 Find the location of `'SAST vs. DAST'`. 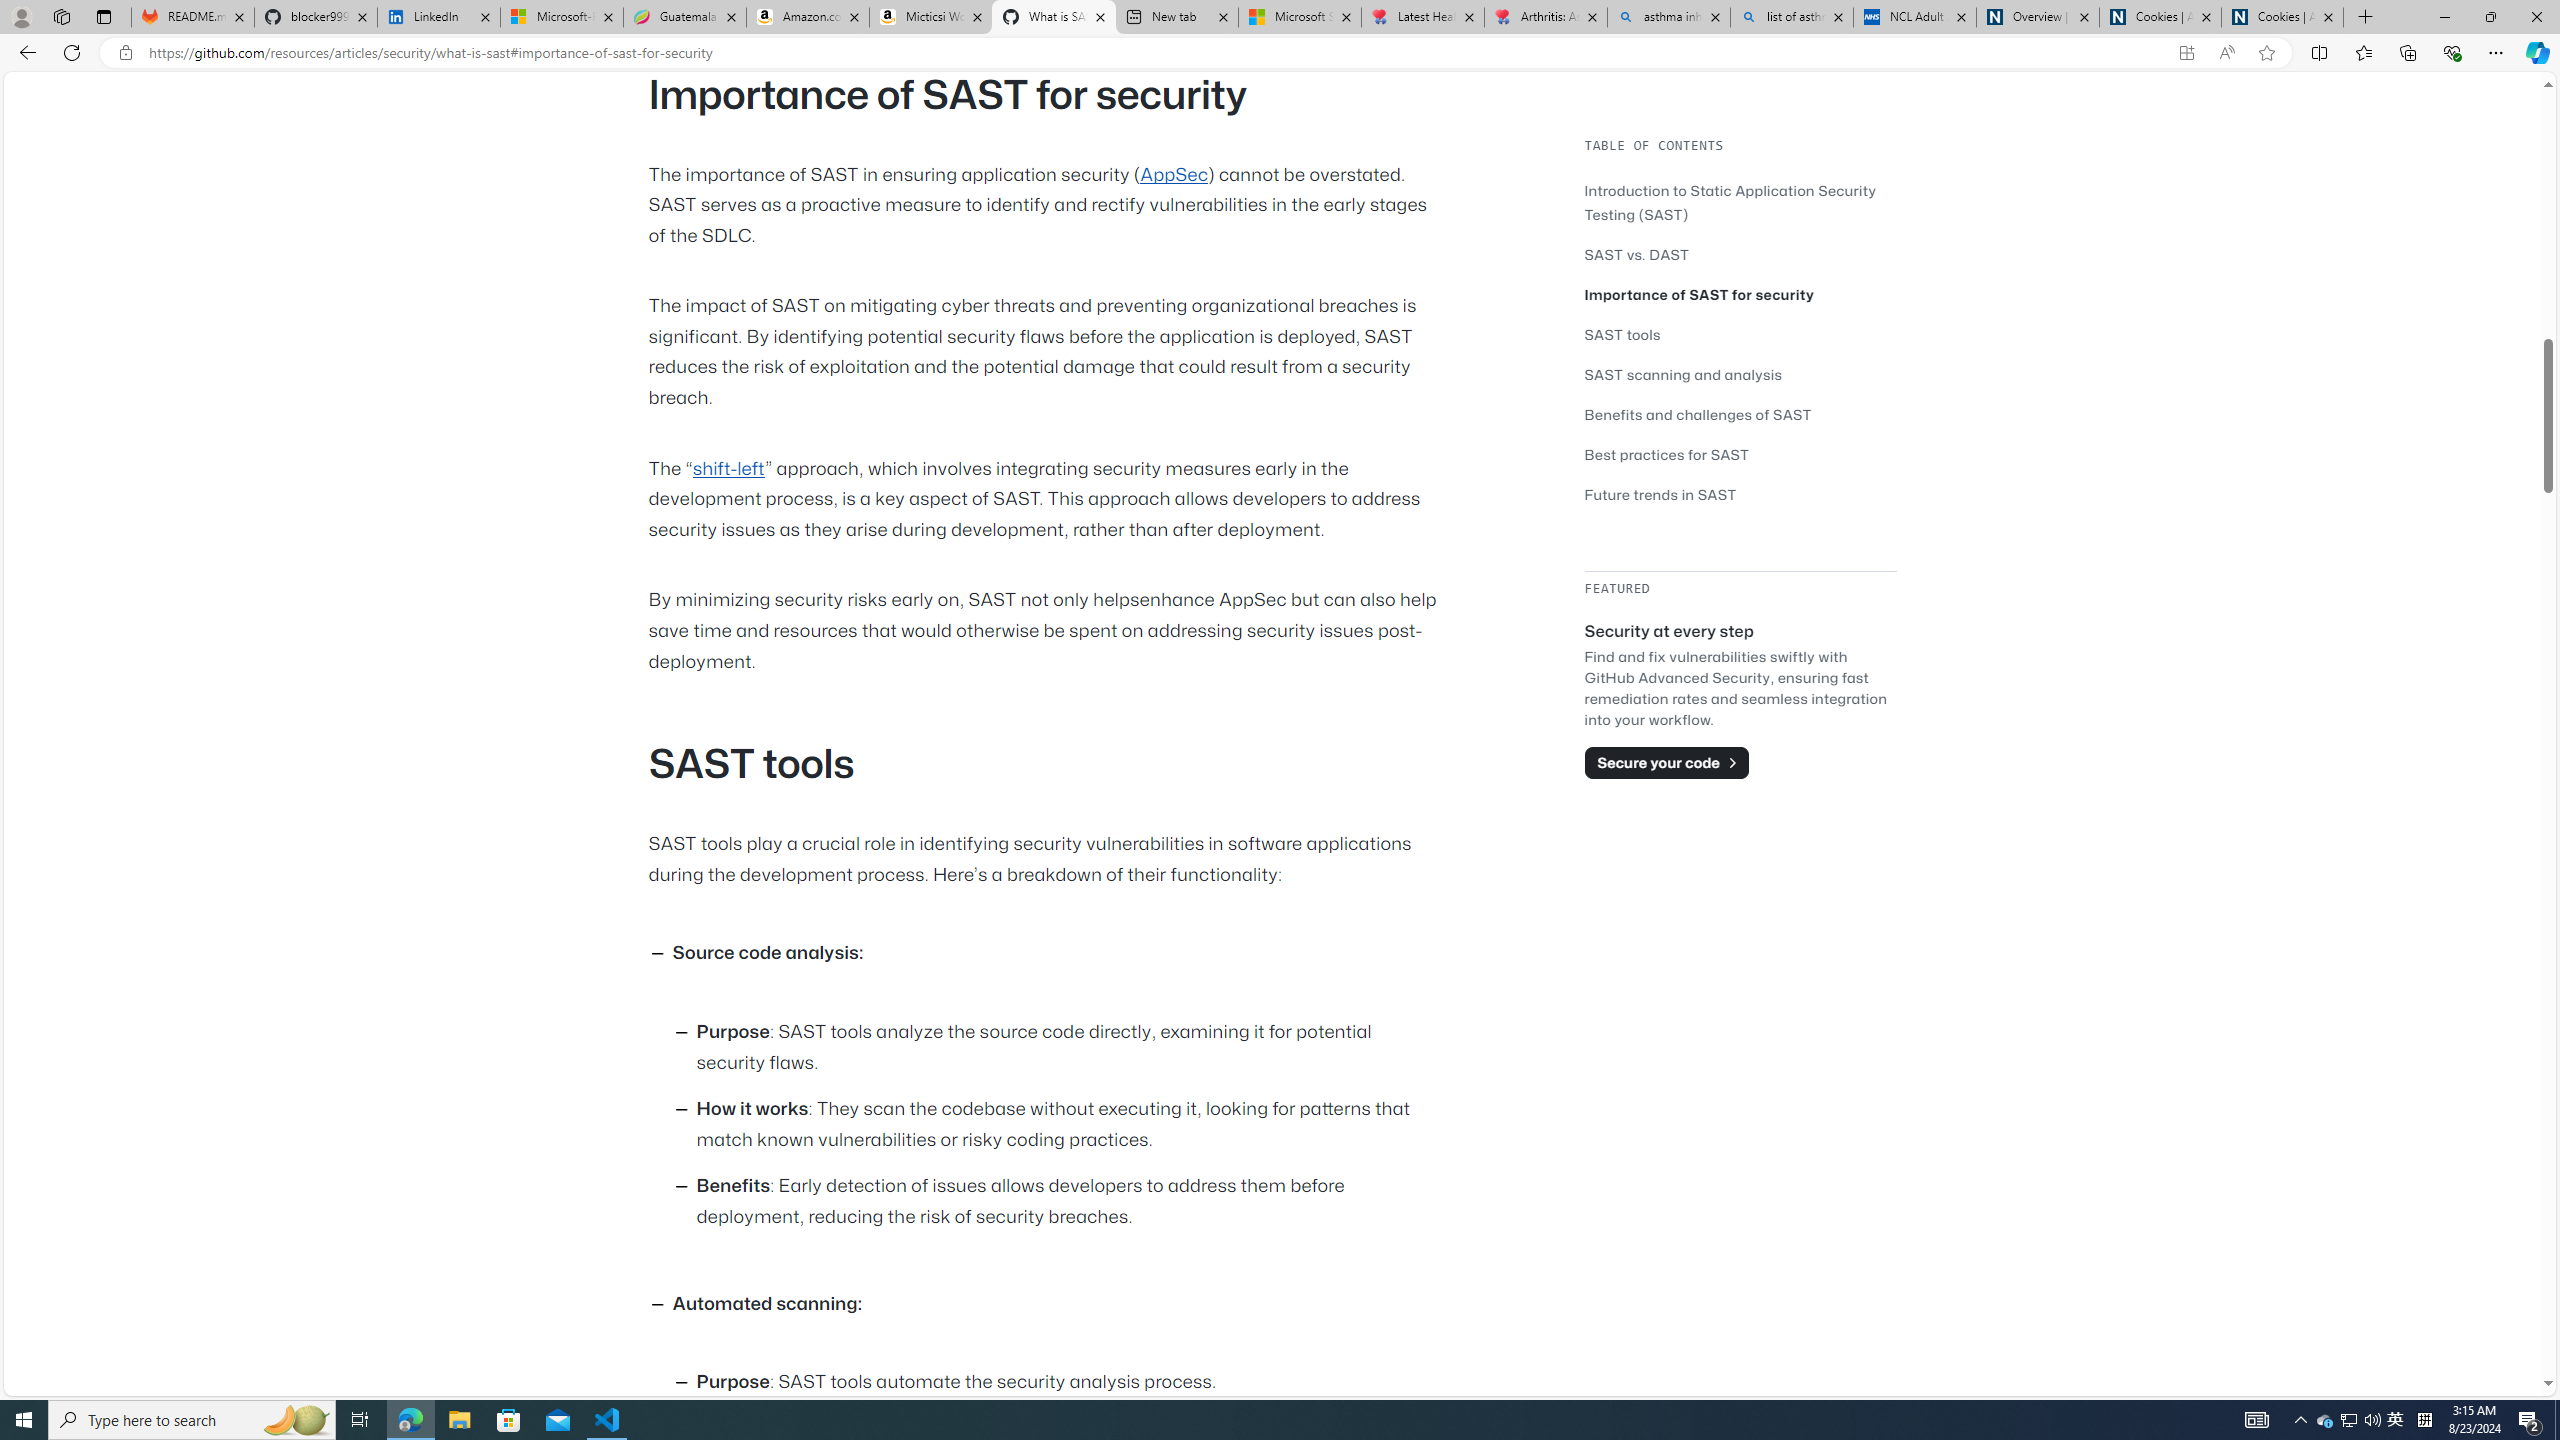

'SAST vs. DAST' is located at coordinates (1636, 253).